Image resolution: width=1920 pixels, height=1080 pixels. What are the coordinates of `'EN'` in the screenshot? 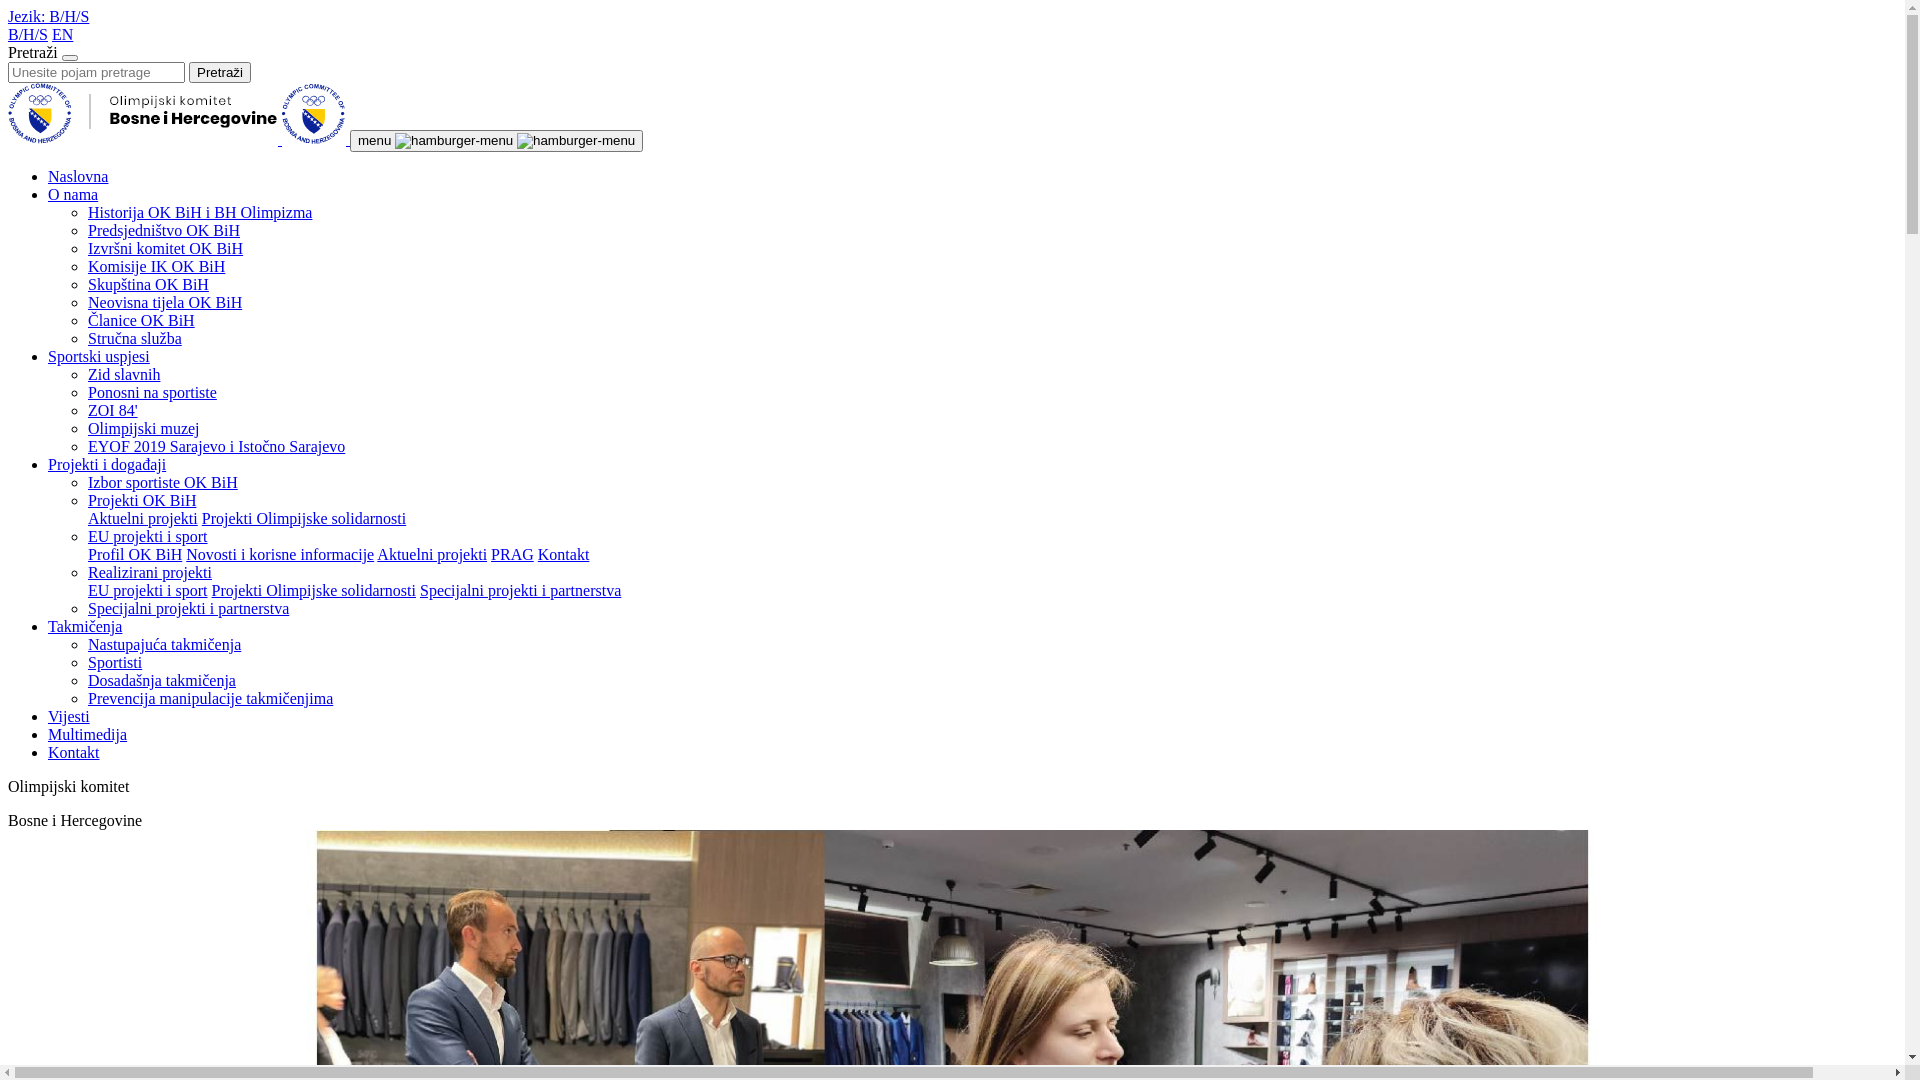 It's located at (62, 34).